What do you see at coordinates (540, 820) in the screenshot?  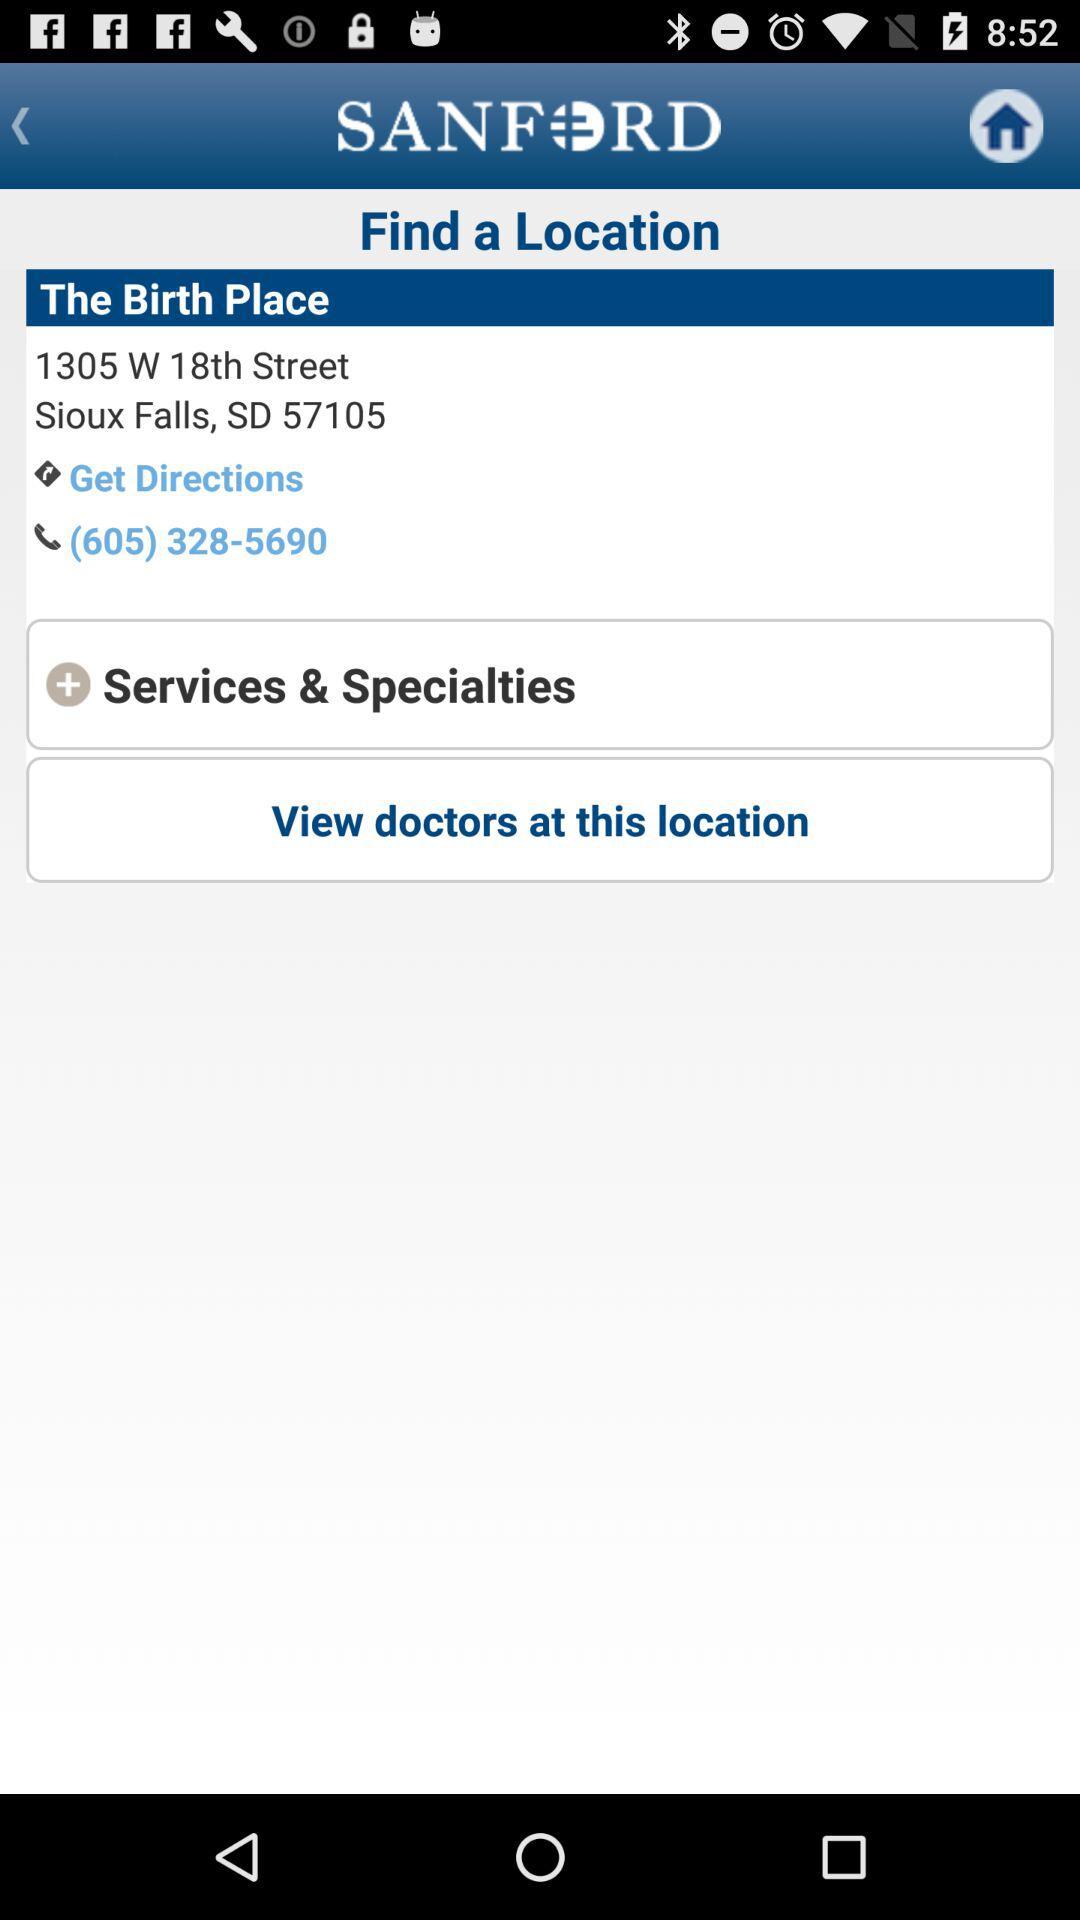 I see `the last button` at bounding box center [540, 820].